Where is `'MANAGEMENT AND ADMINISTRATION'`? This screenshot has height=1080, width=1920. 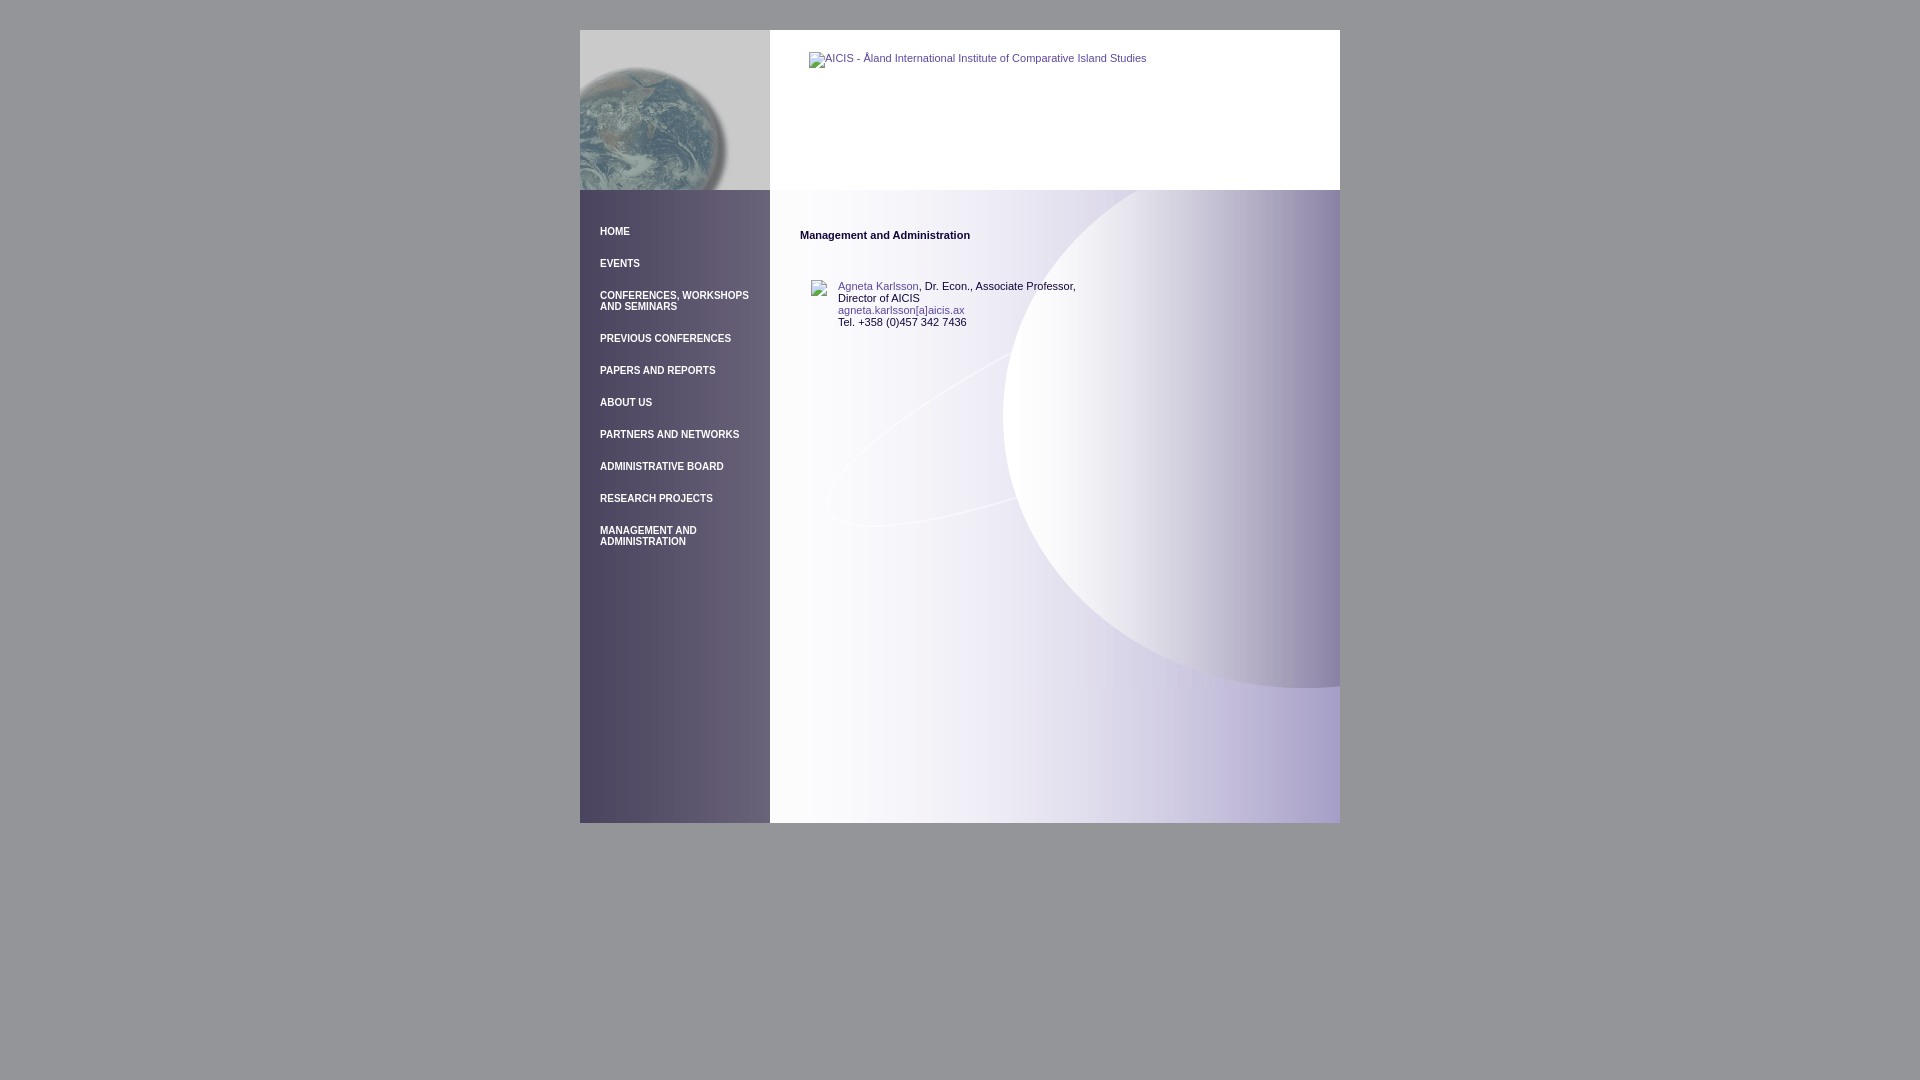
'MANAGEMENT AND ADMINISTRATION' is located at coordinates (648, 535).